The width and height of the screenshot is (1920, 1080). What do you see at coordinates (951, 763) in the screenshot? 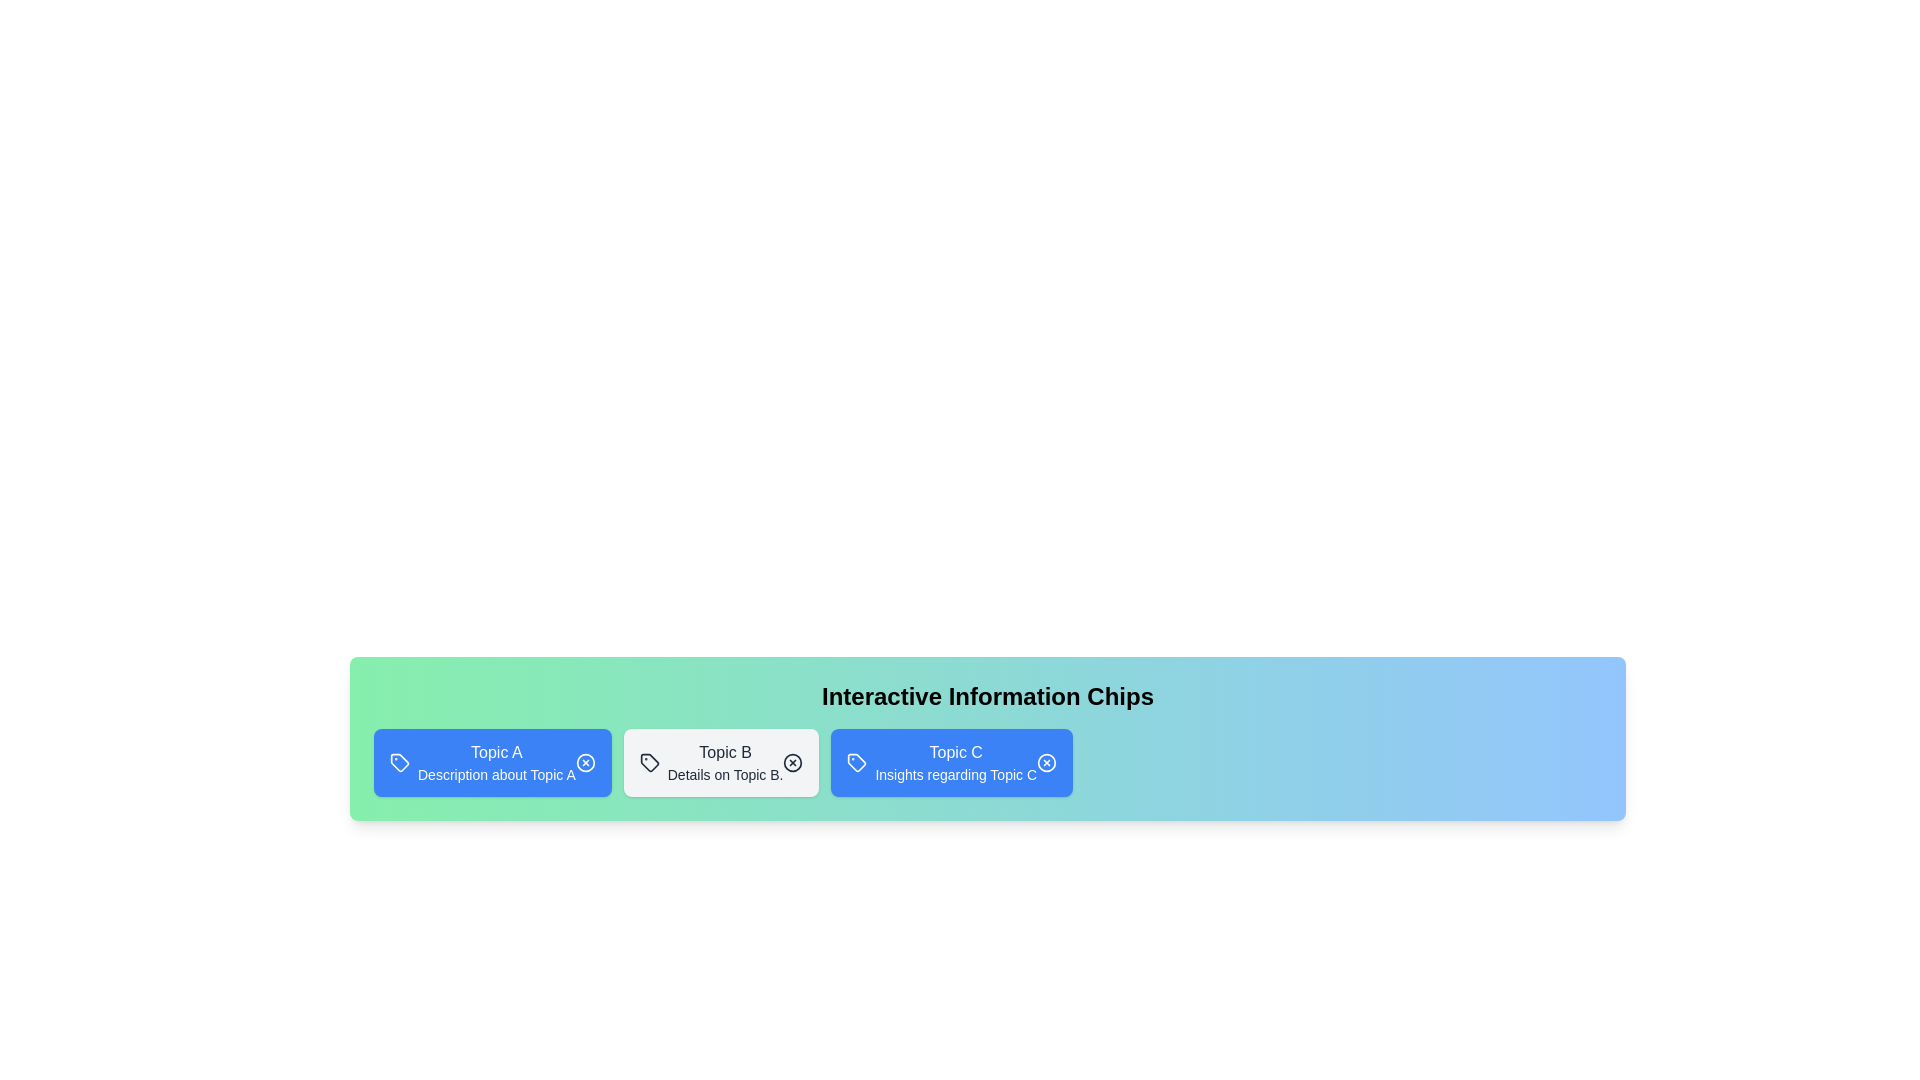
I see `the chip labeled Topic C to observe its hover effect` at bounding box center [951, 763].